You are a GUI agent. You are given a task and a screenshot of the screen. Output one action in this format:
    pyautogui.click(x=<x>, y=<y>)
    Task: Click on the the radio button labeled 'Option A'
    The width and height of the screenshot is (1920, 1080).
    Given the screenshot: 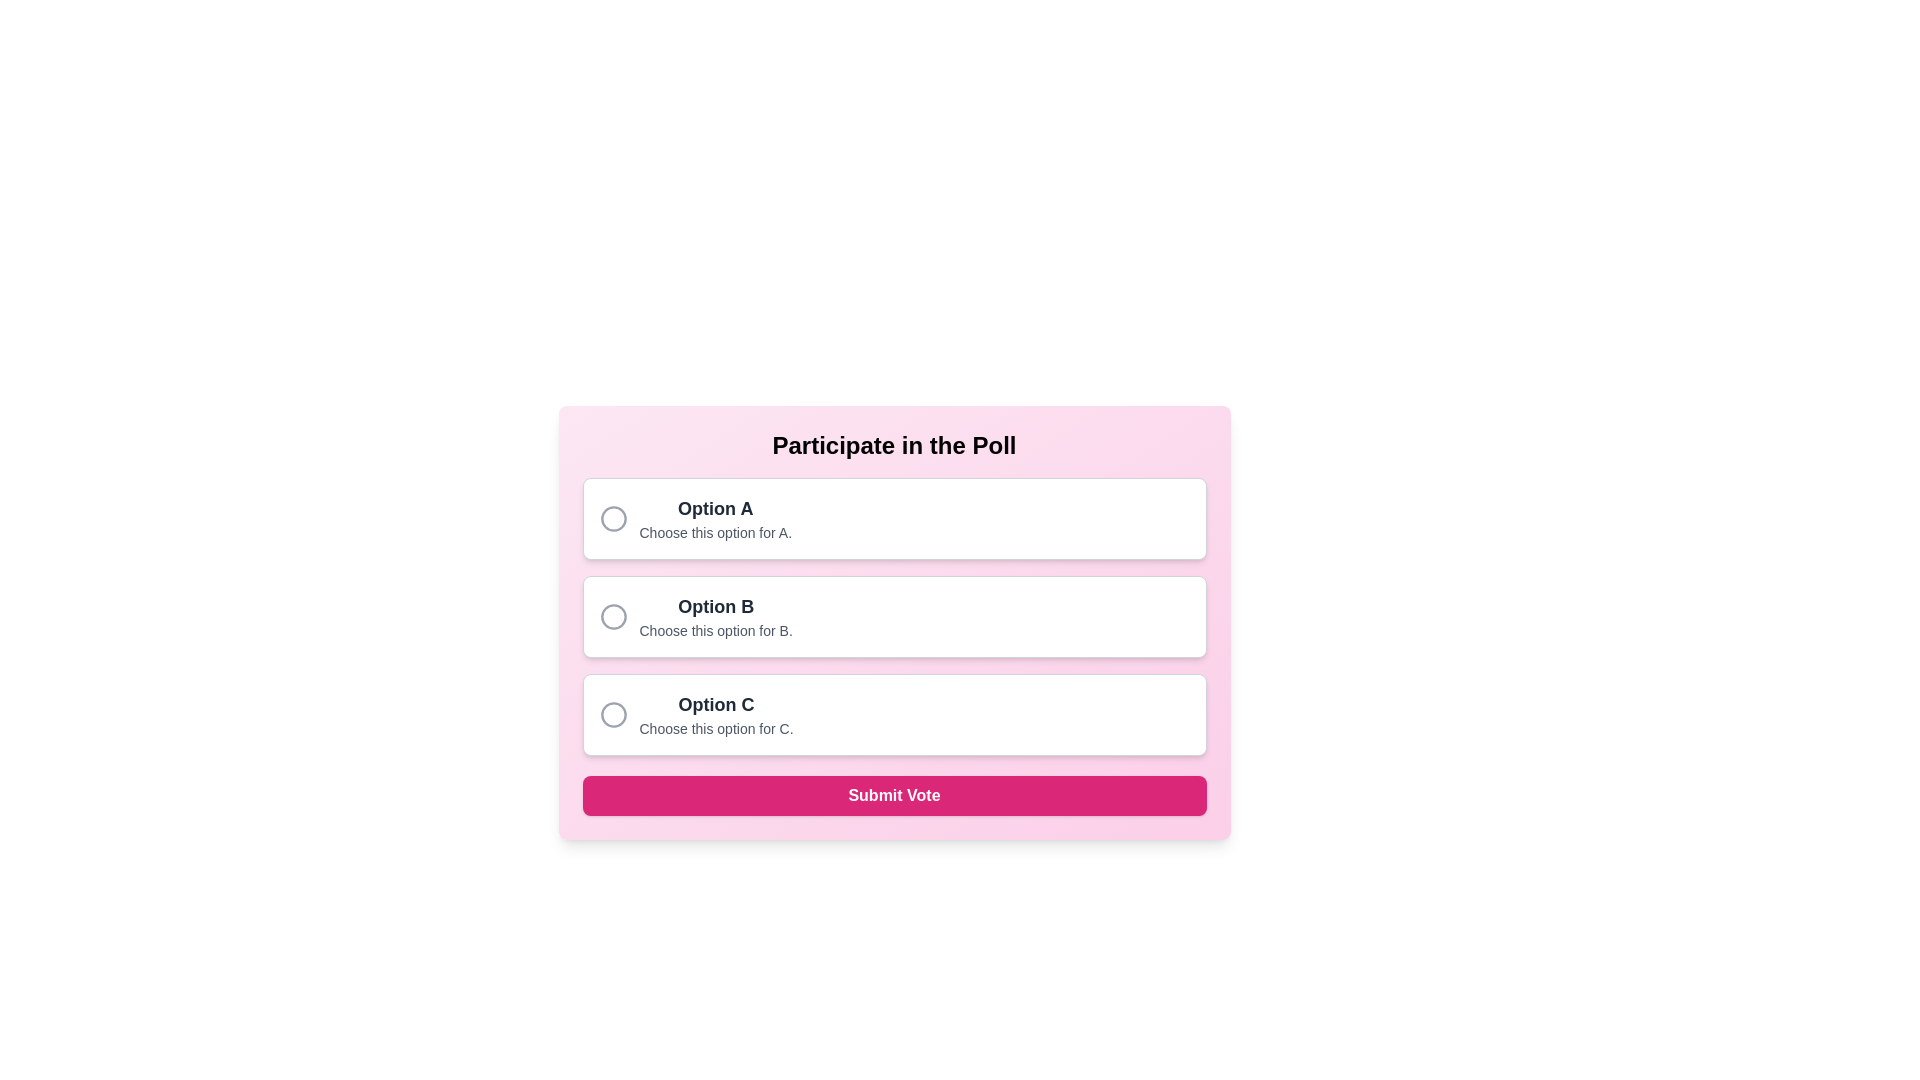 What is the action you would take?
    pyautogui.click(x=893, y=518)
    